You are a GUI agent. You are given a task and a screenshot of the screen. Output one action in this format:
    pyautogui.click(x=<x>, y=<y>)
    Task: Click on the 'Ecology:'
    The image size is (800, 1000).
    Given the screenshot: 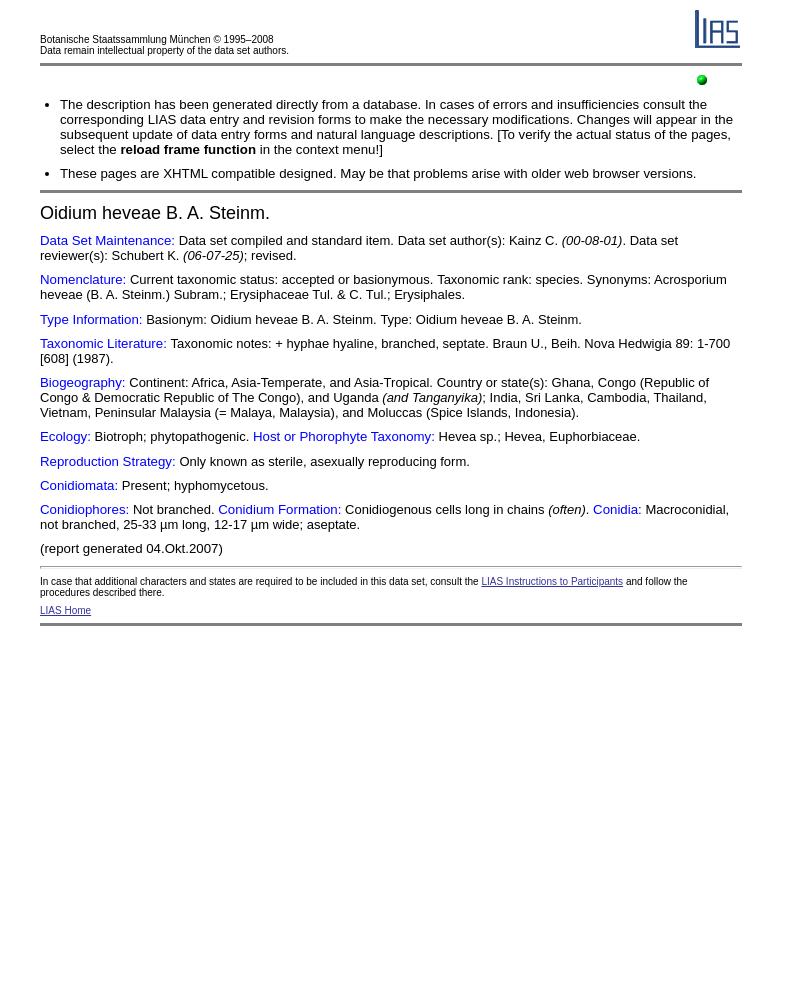 What is the action you would take?
    pyautogui.click(x=64, y=436)
    